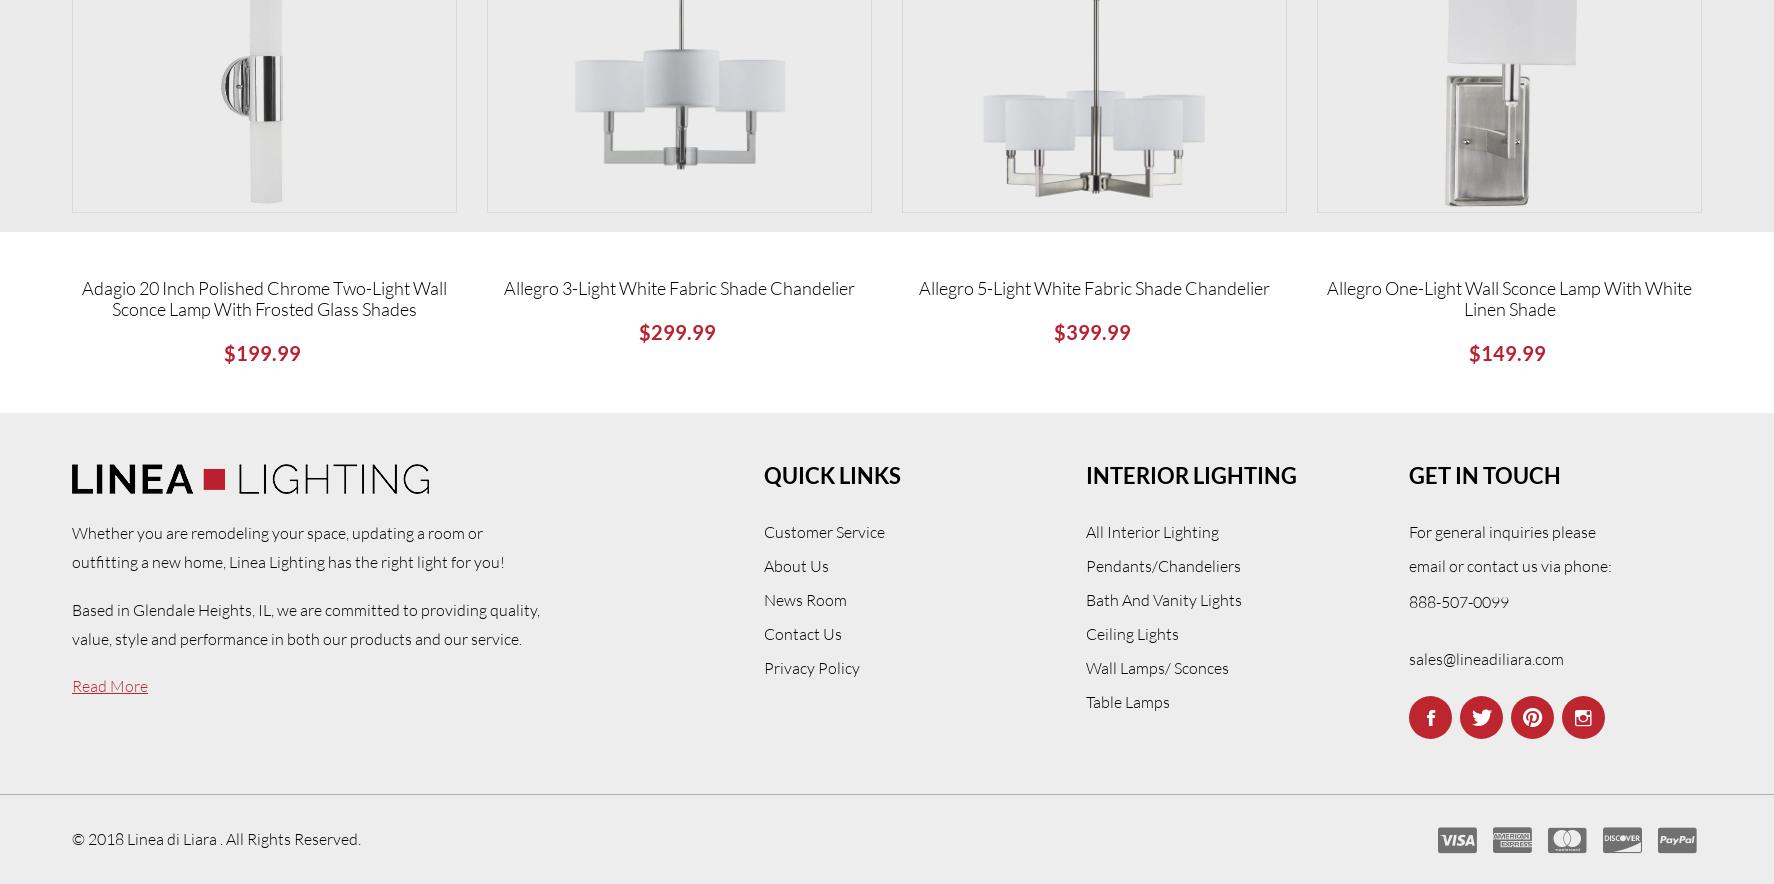 The image size is (1774, 884). I want to click on 'All Interior Lighting', so click(1151, 531).